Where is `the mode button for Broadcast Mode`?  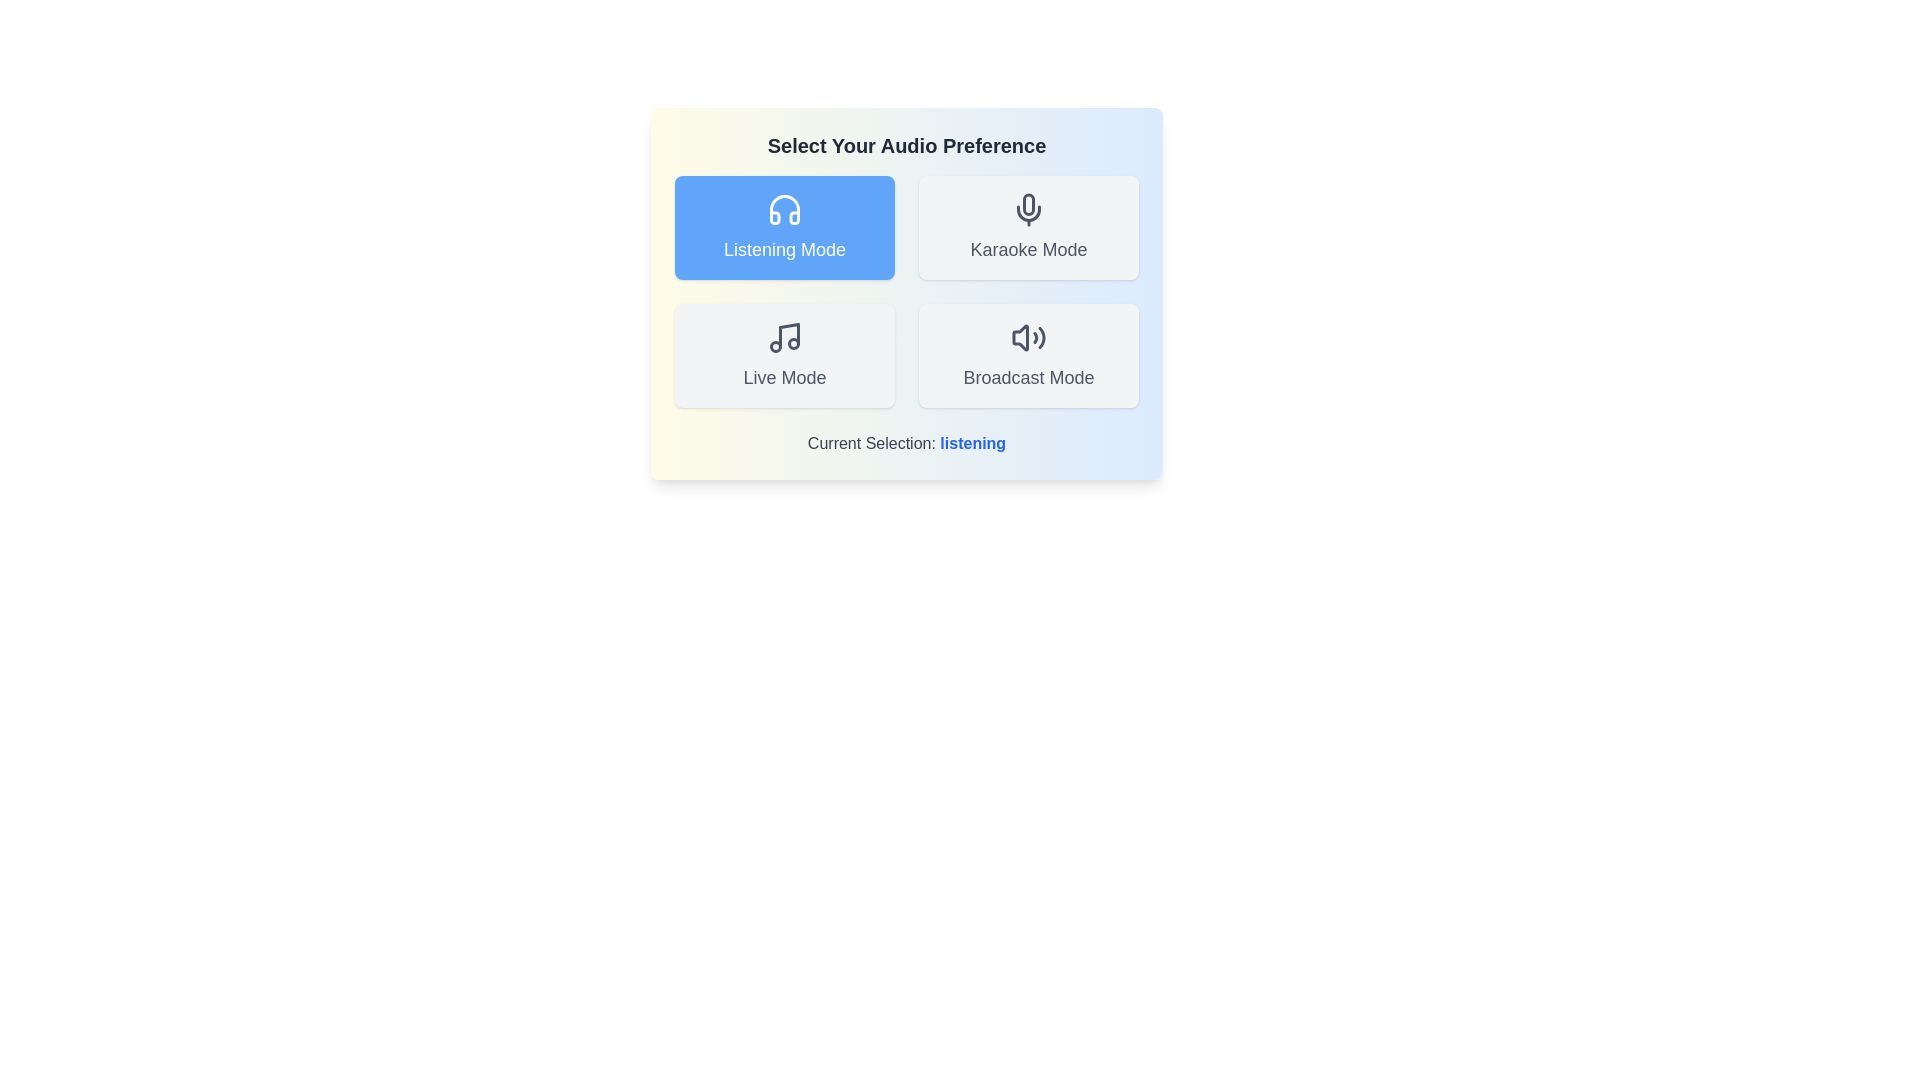 the mode button for Broadcast Mode is located at coordinates (1028, 354).